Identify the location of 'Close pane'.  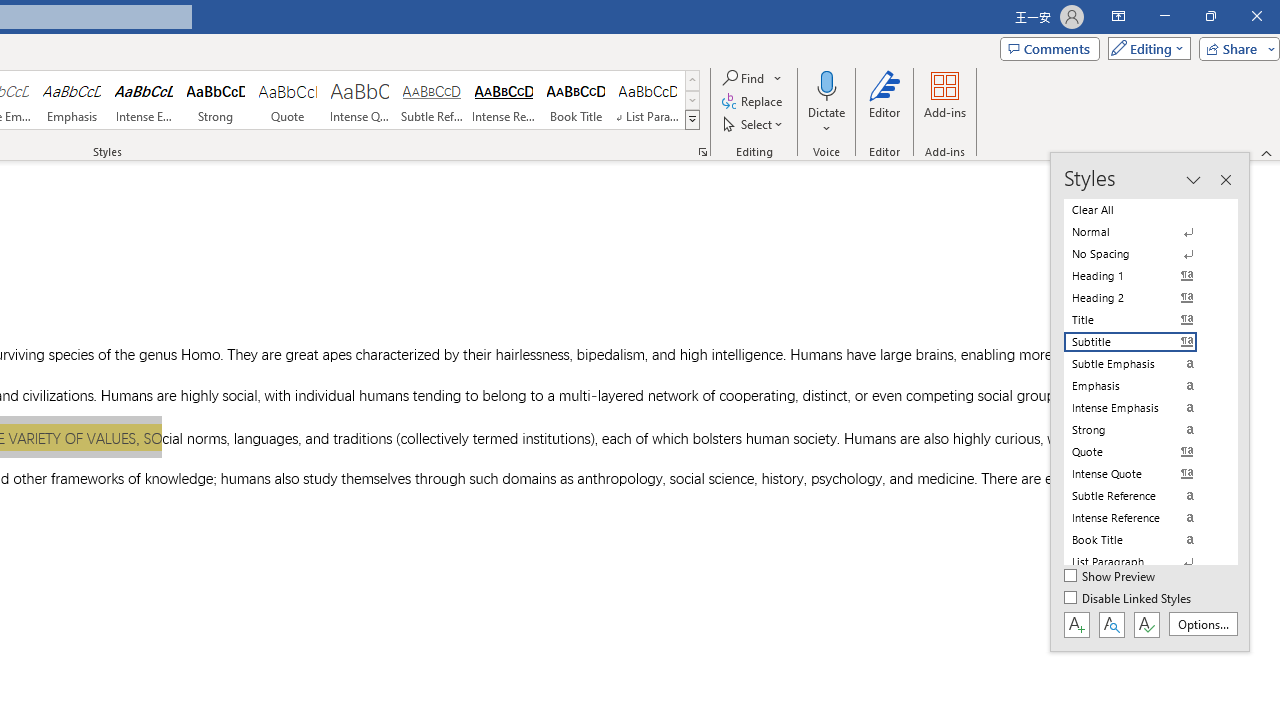
(1224, 180).